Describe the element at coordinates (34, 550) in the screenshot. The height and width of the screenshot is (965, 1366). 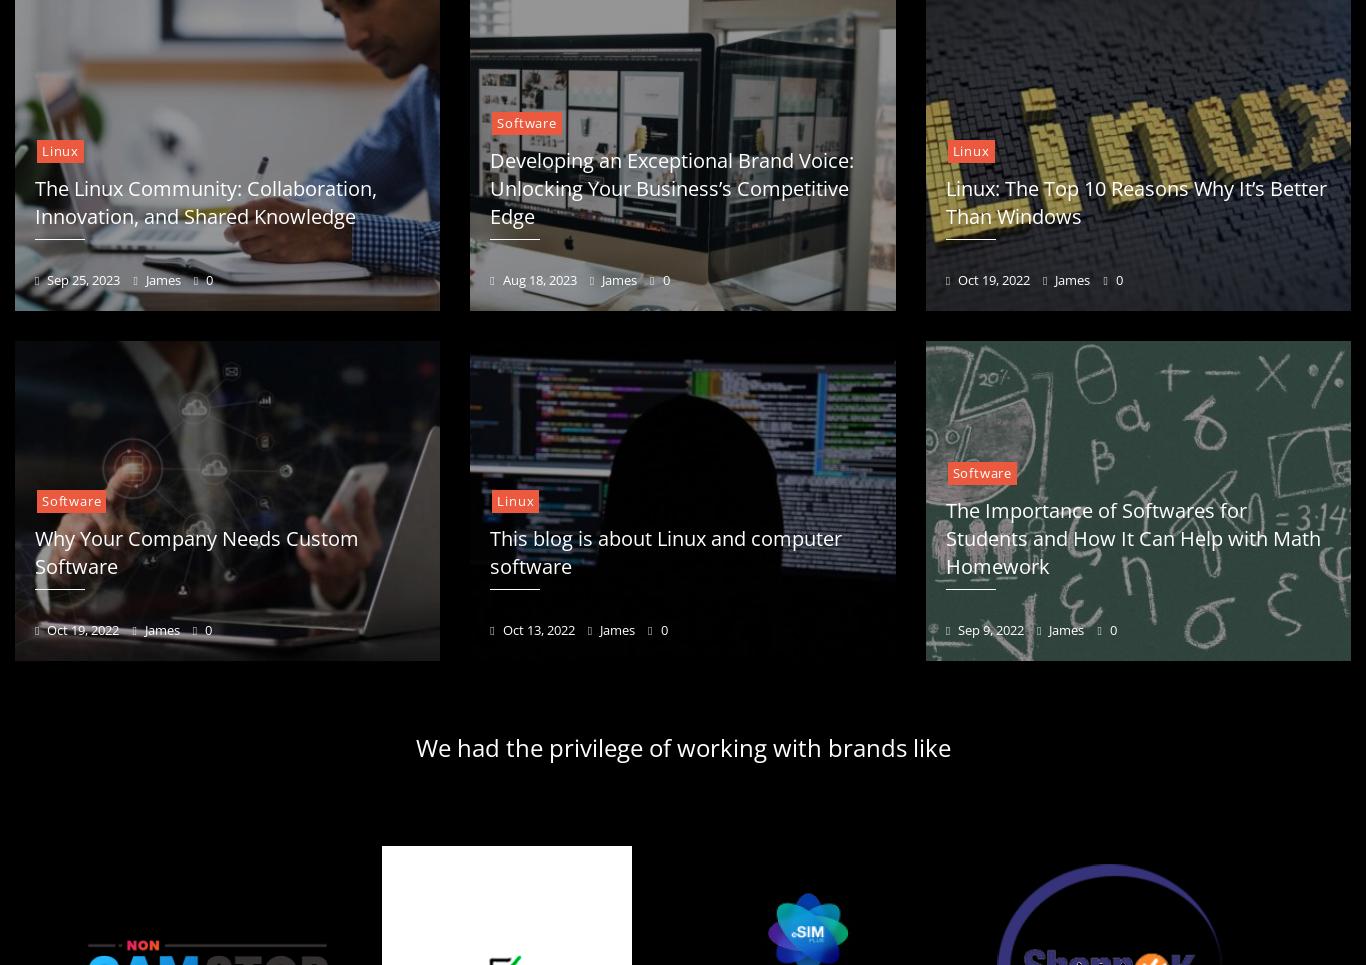
I see `'Why Your Company Needs Custom Software'` at that location.